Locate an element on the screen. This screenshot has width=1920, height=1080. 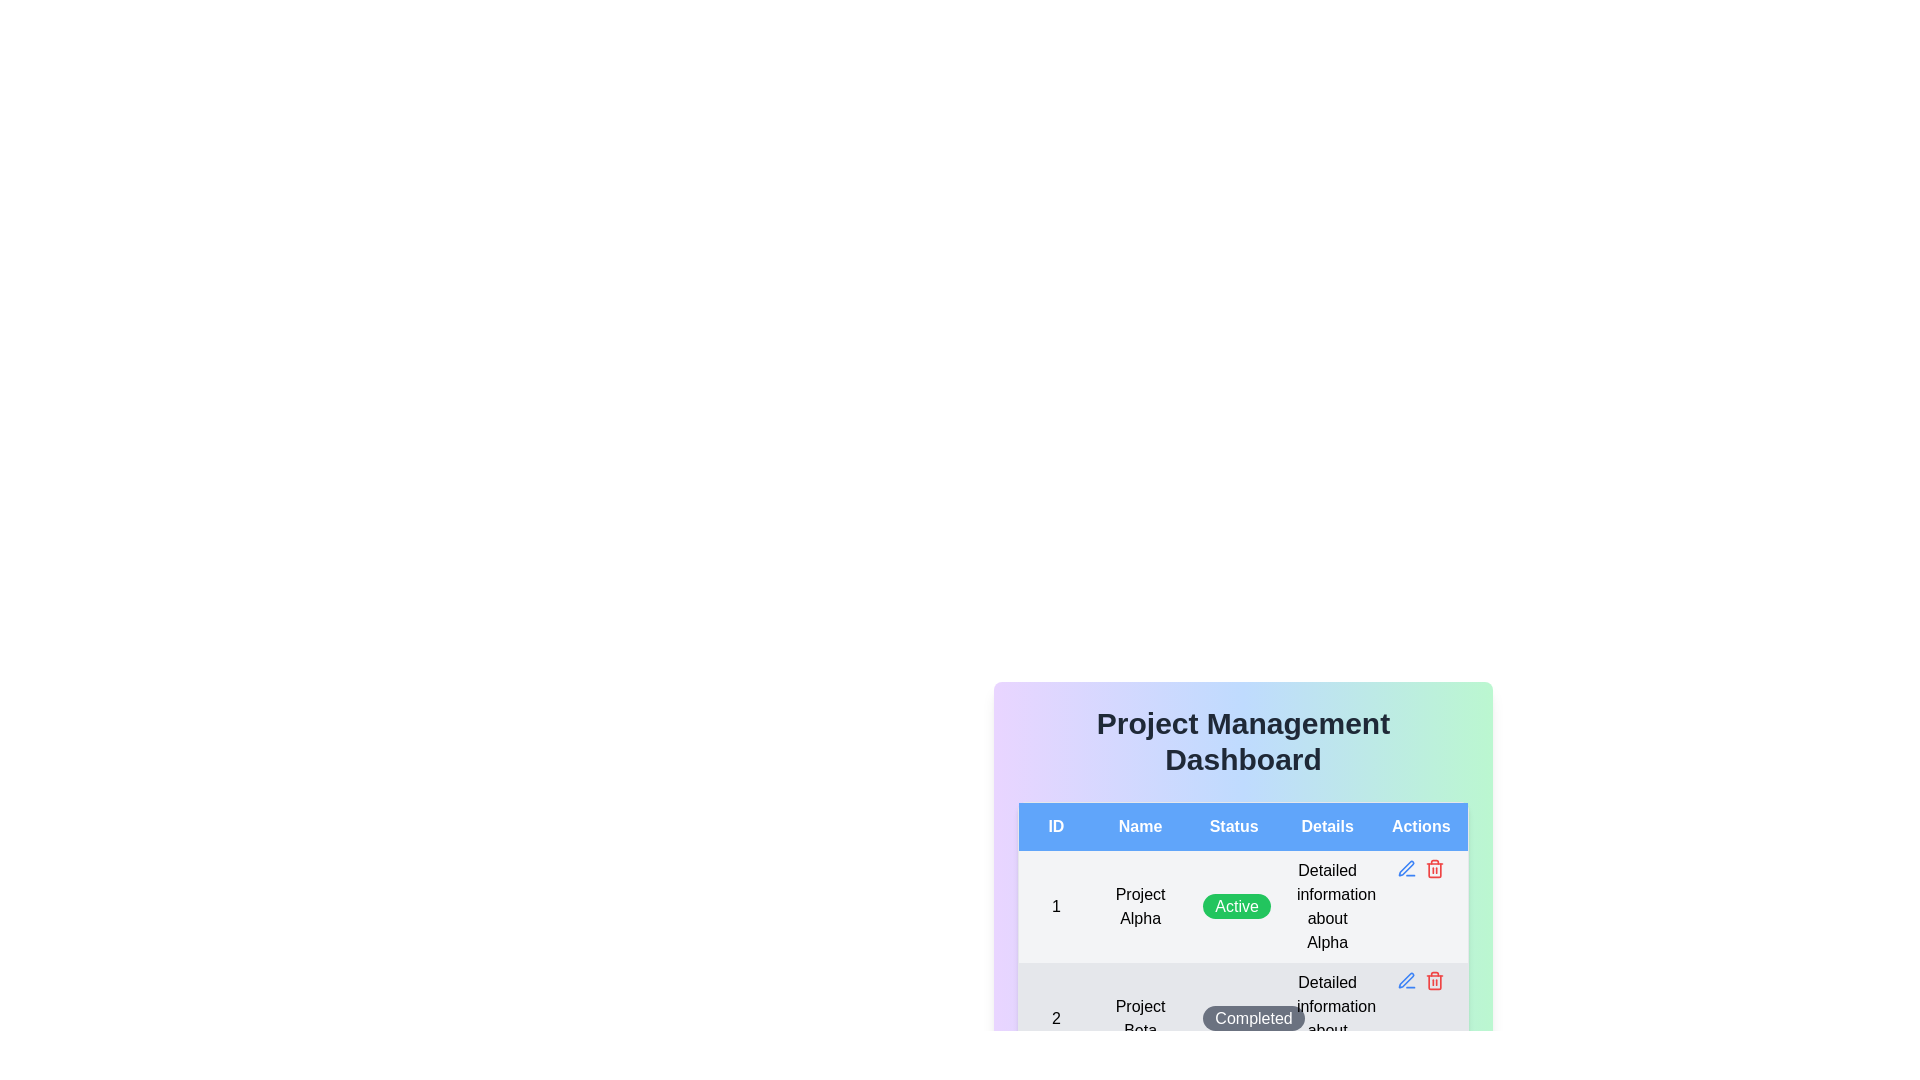
the red trash can icon button in the 'Actions' column is located at coordinates (1434, 979).